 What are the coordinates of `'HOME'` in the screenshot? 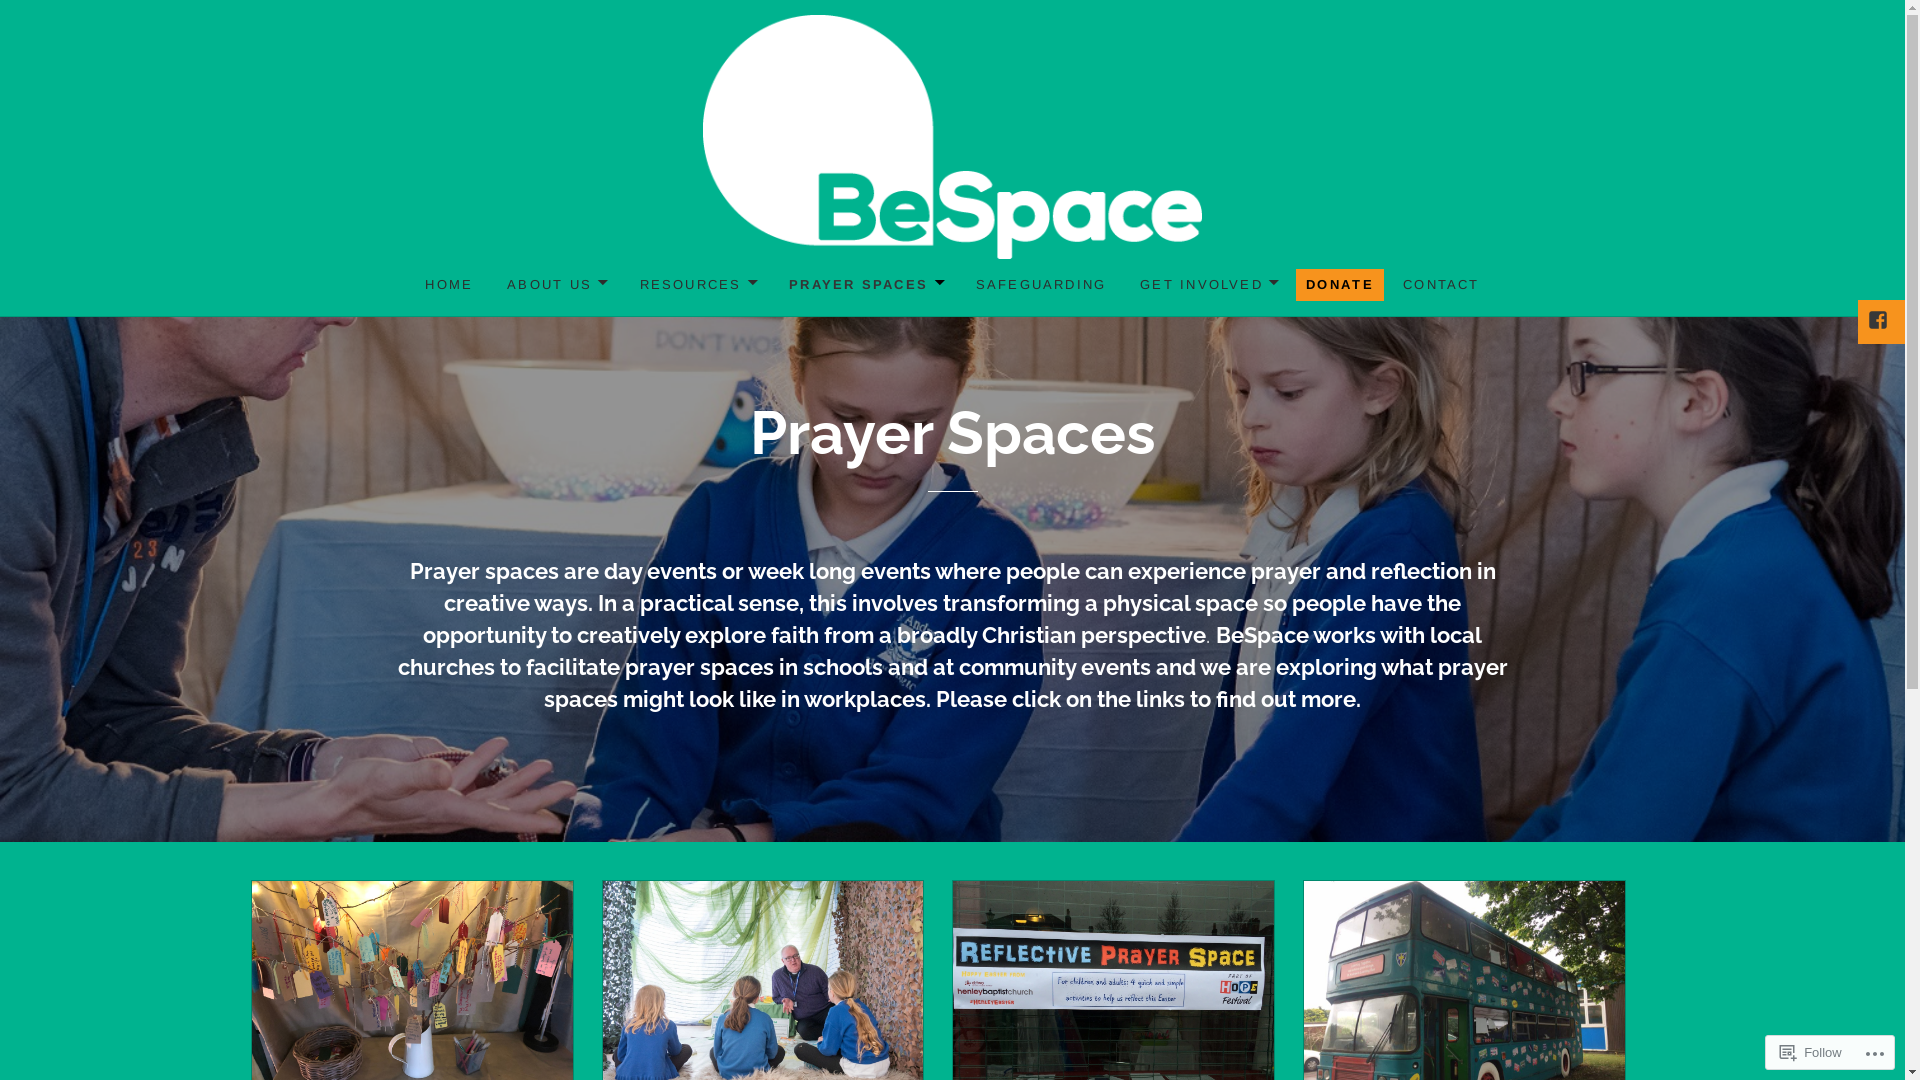 It's located at (408, 285).